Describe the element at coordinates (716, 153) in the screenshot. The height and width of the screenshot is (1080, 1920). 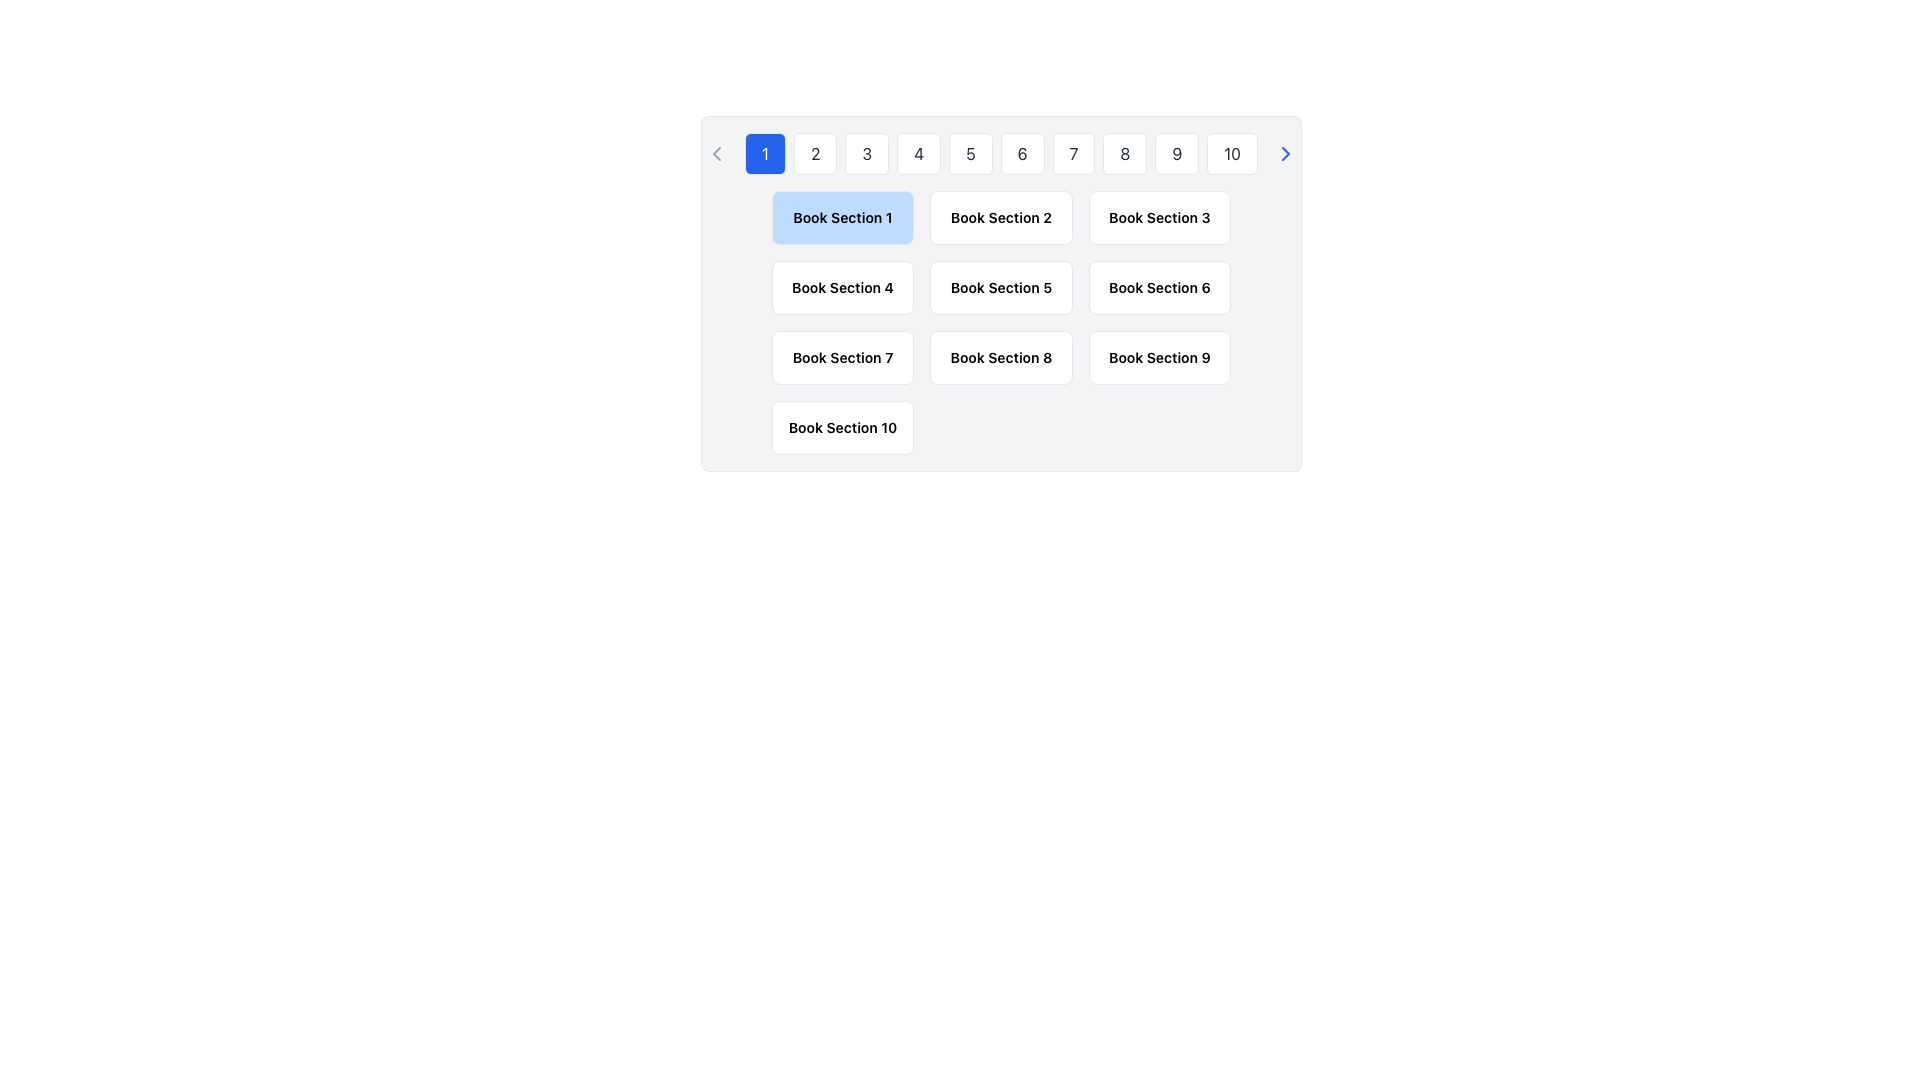
I see `the leftward-pointing gray arrow icon in the pagination control system, which is located immediately to the left of the blue-highlighted button labeled '1'` at that location.